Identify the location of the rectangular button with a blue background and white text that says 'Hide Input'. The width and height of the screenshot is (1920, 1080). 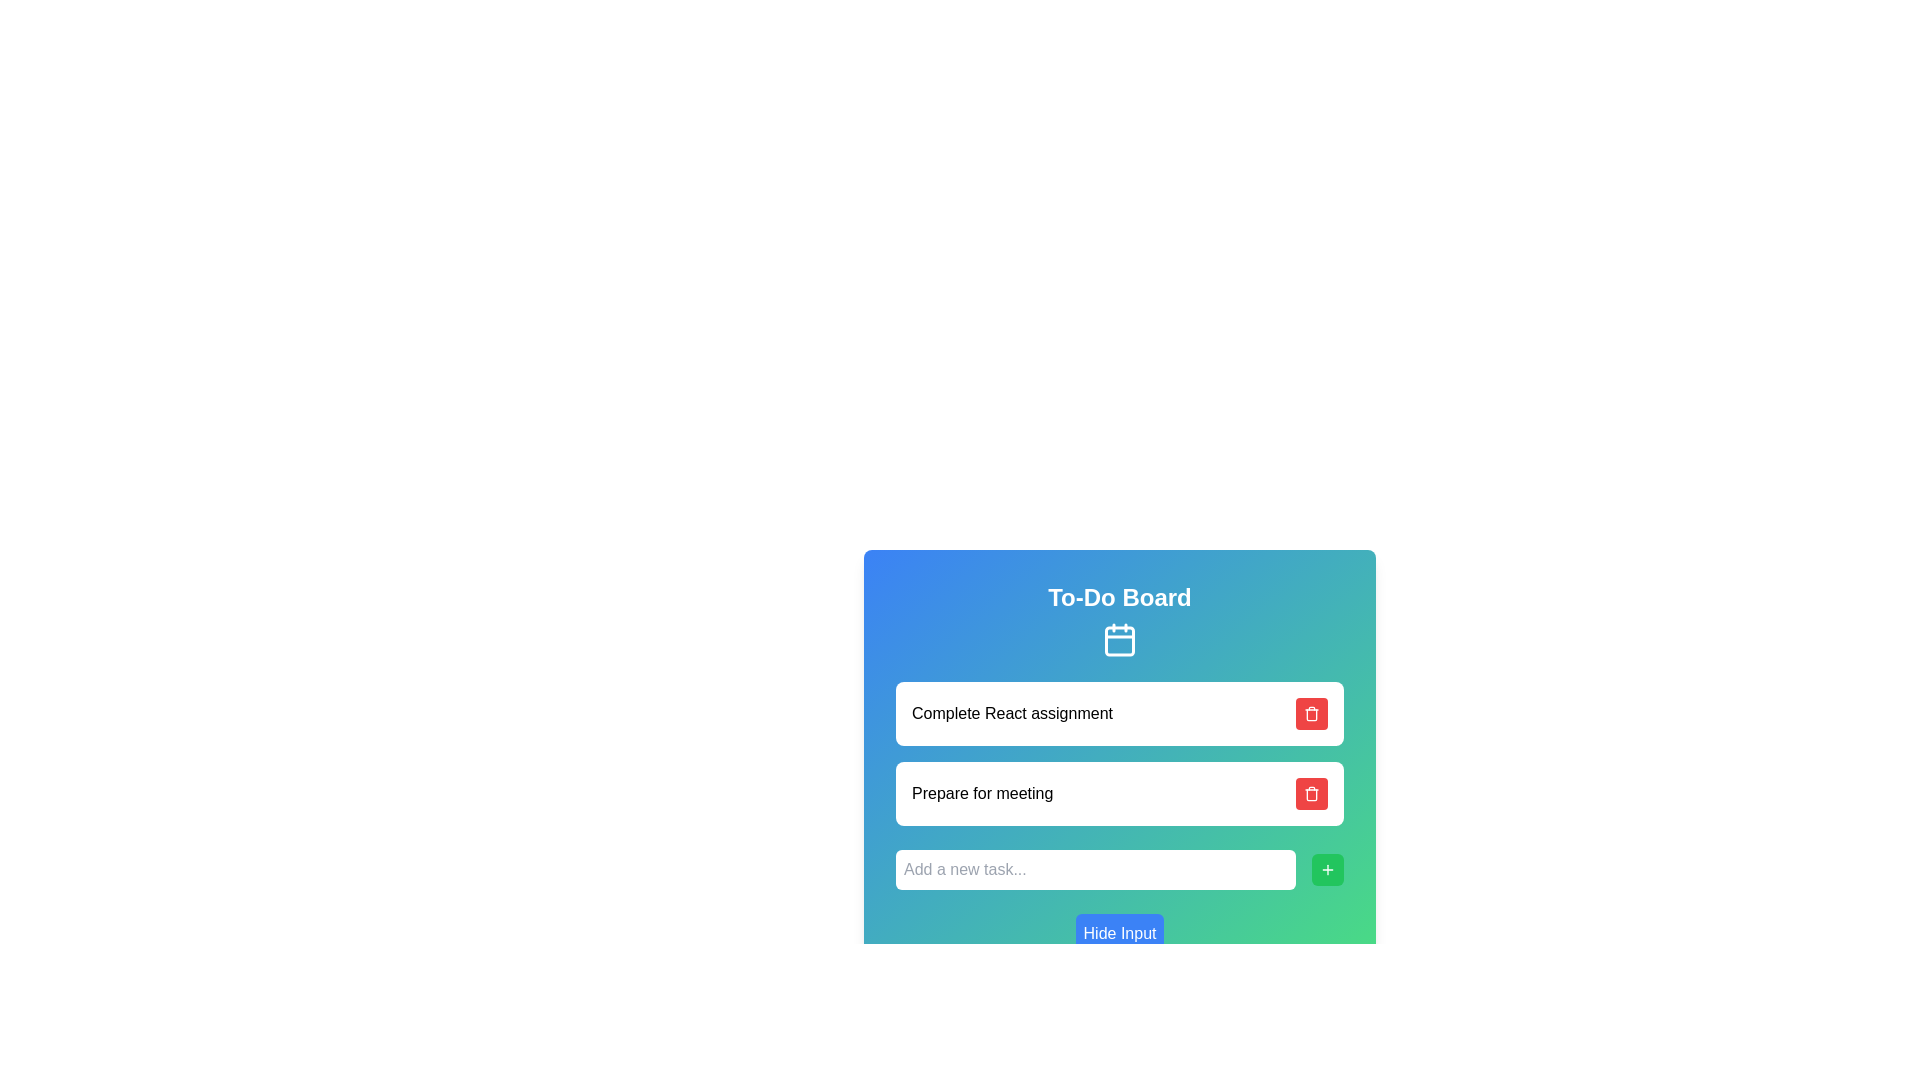
(1118, 933).